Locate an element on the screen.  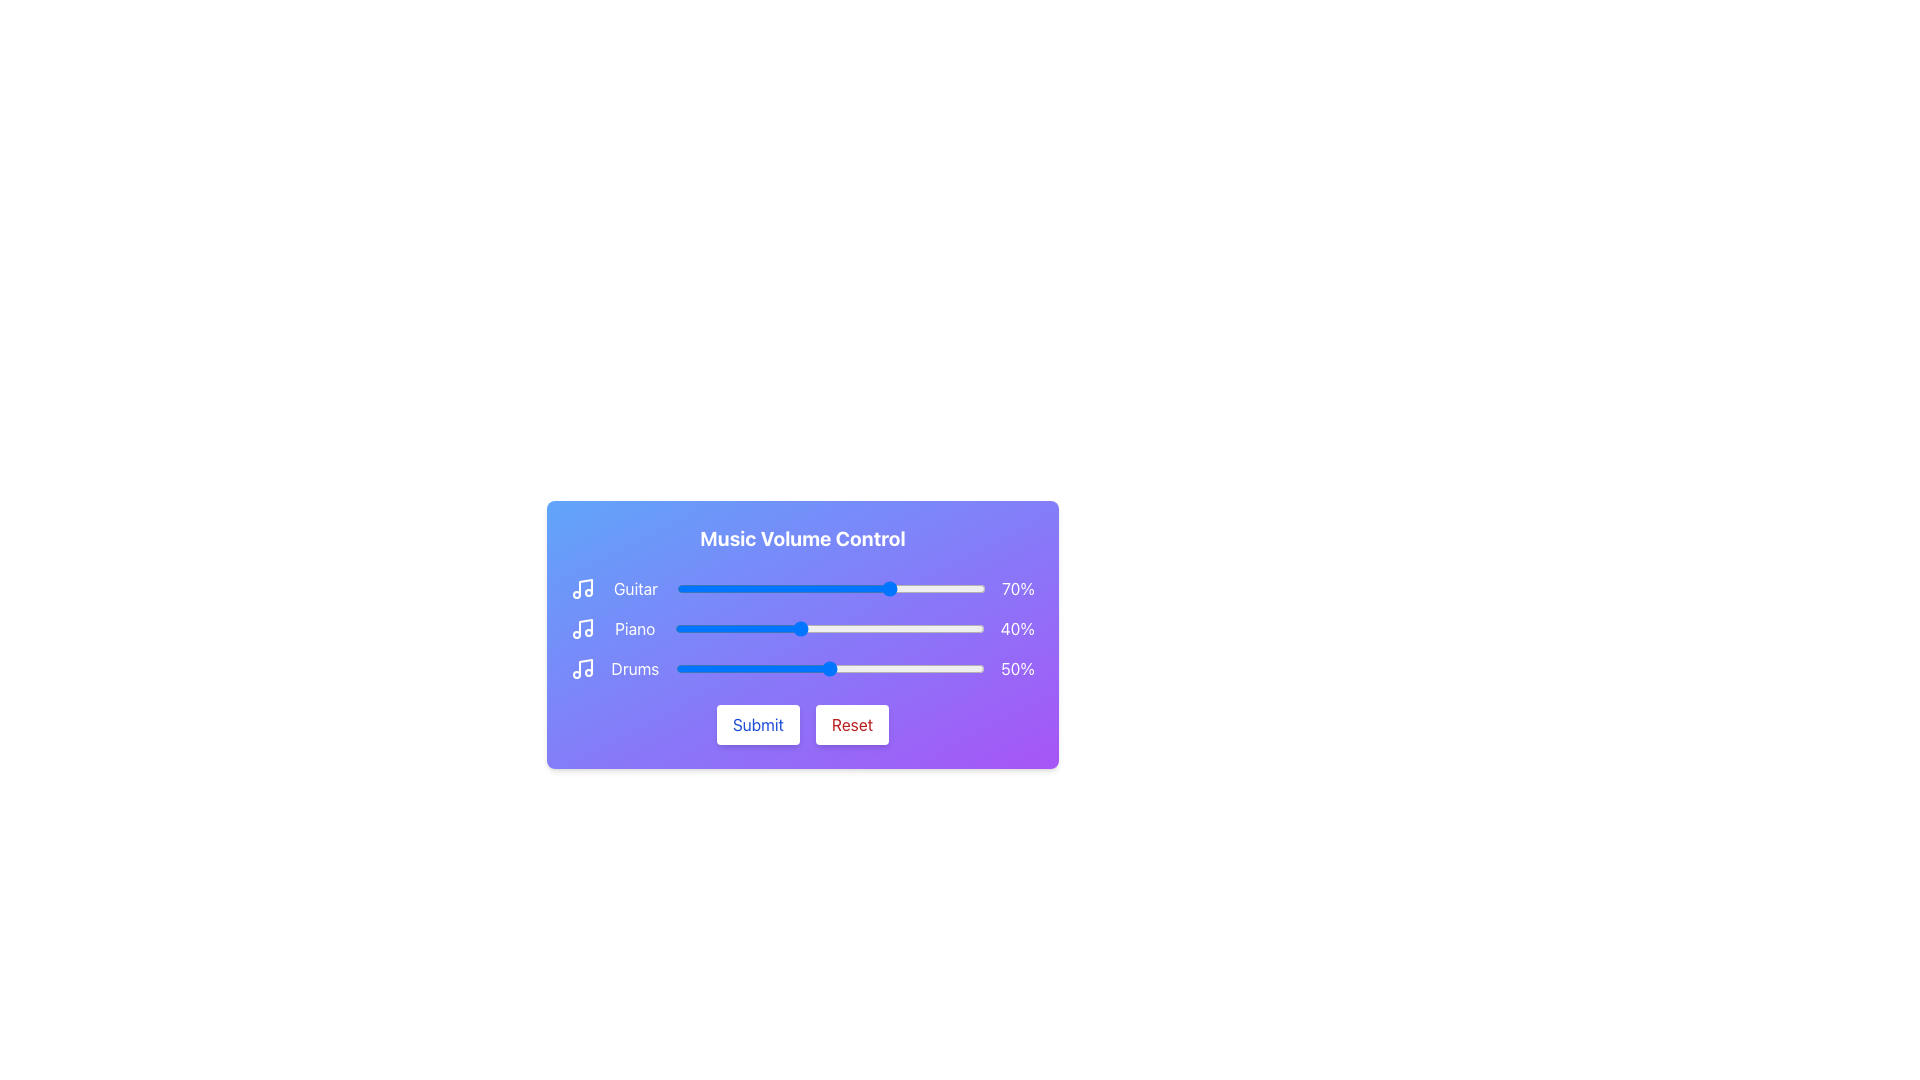
the volume is located at coordinates (852, 668).